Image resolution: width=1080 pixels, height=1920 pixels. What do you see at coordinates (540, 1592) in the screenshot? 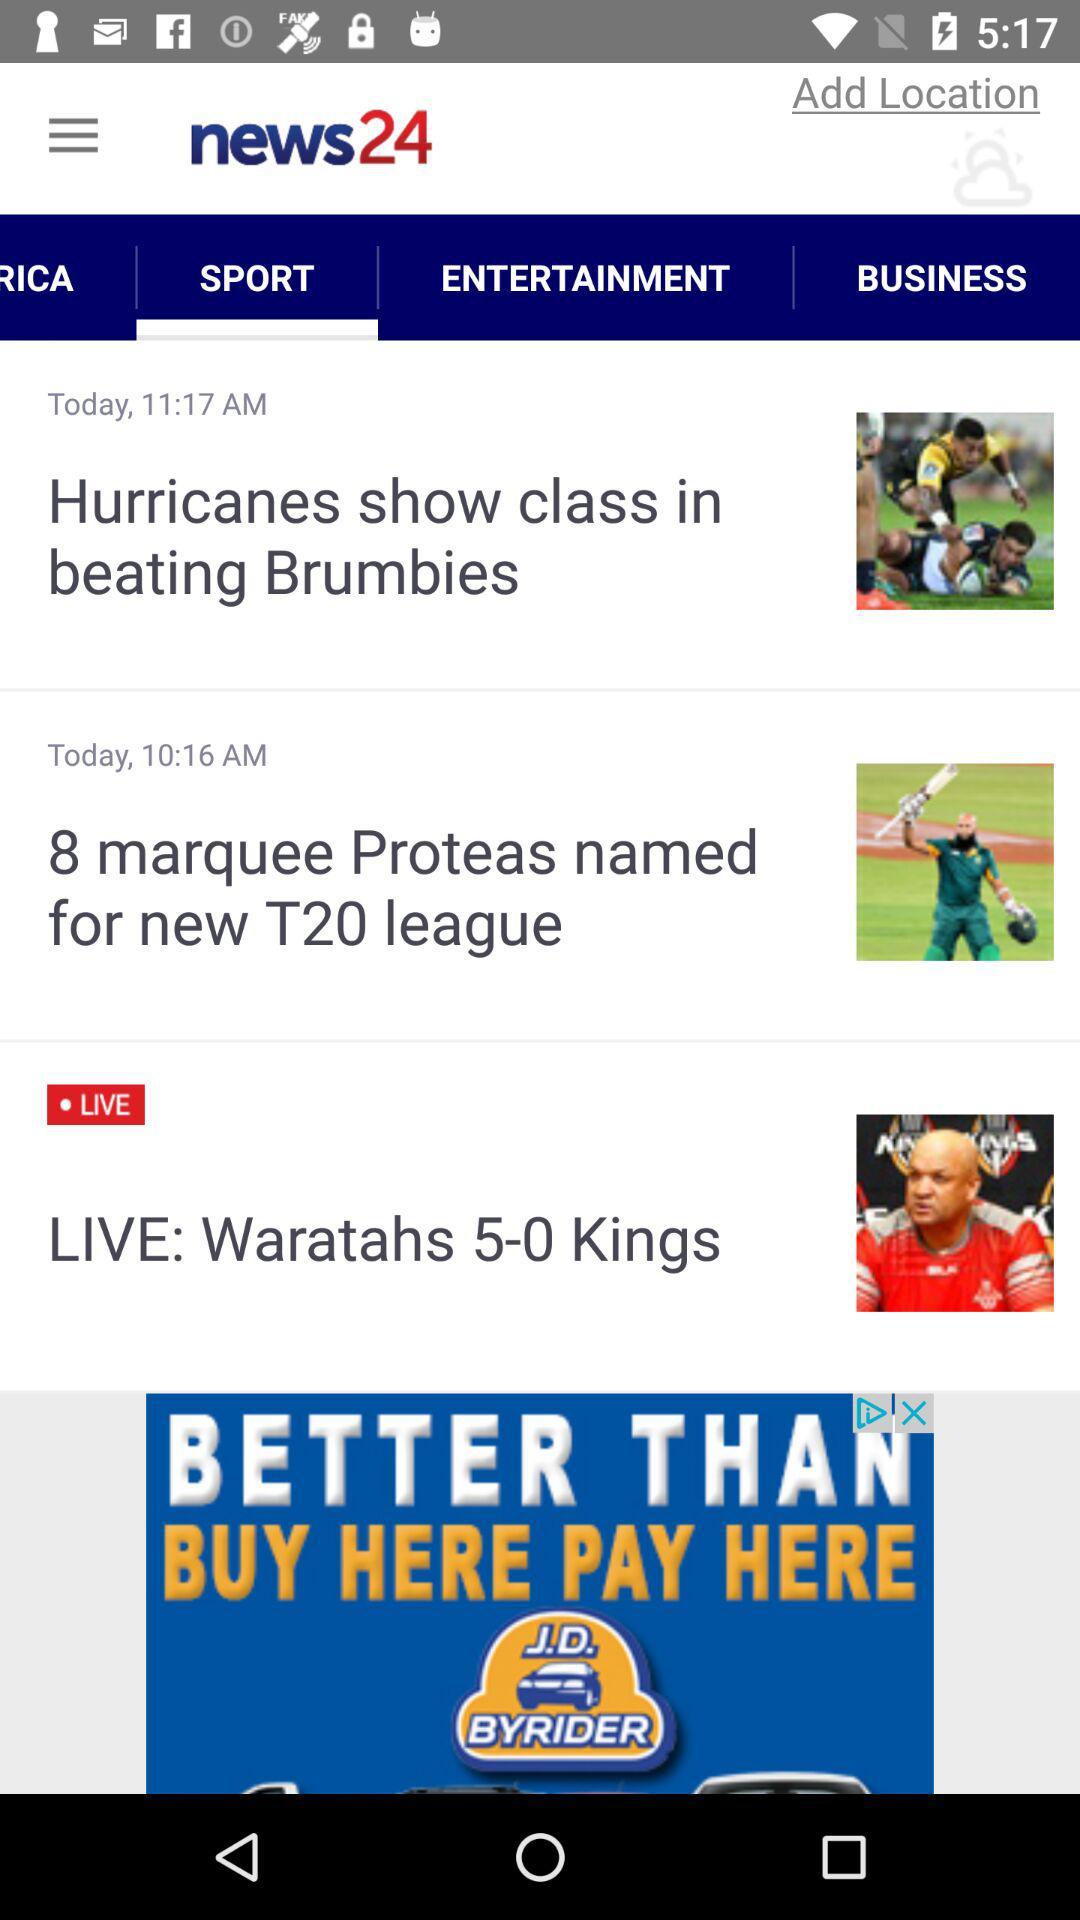
I see `advertisent page` at bounding box center [540, 1592].